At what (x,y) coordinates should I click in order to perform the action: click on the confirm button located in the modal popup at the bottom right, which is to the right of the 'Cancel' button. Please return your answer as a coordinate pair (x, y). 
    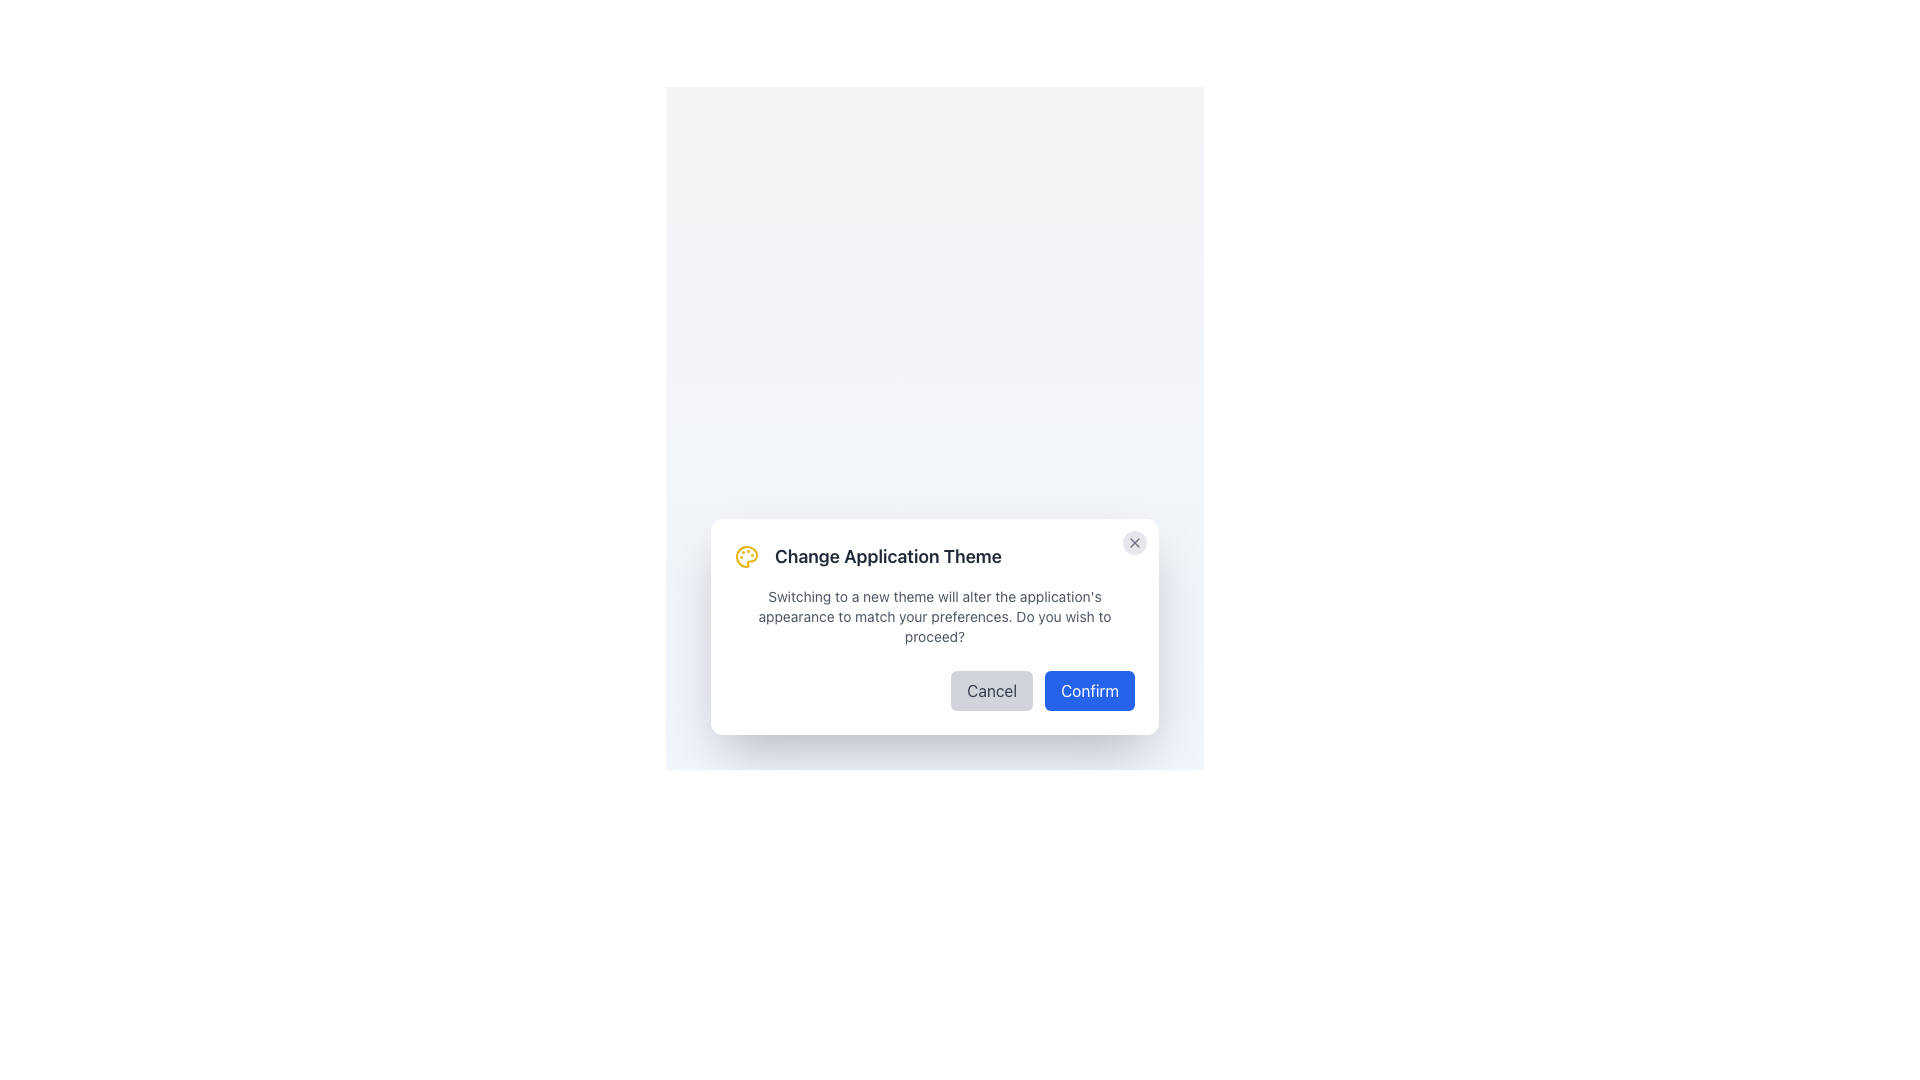
    Looking at the image, I should click on (1088, 689).